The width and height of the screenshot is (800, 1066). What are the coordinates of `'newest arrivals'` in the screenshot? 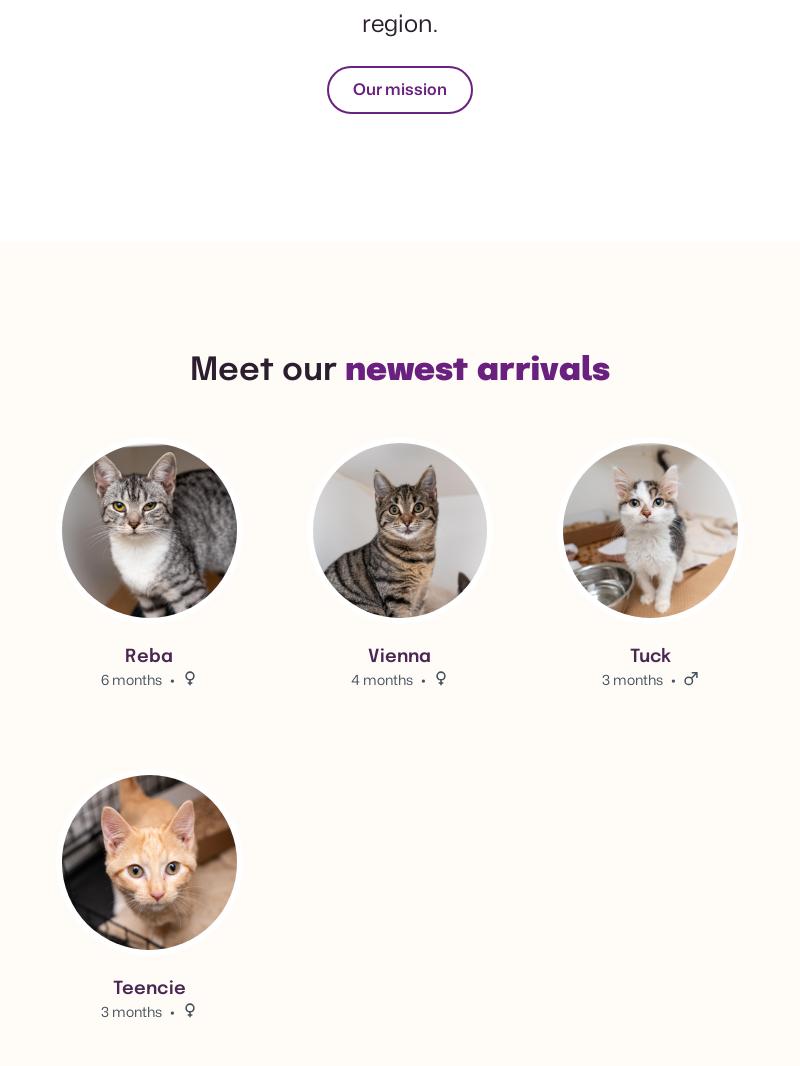 It's located at (477, 371).